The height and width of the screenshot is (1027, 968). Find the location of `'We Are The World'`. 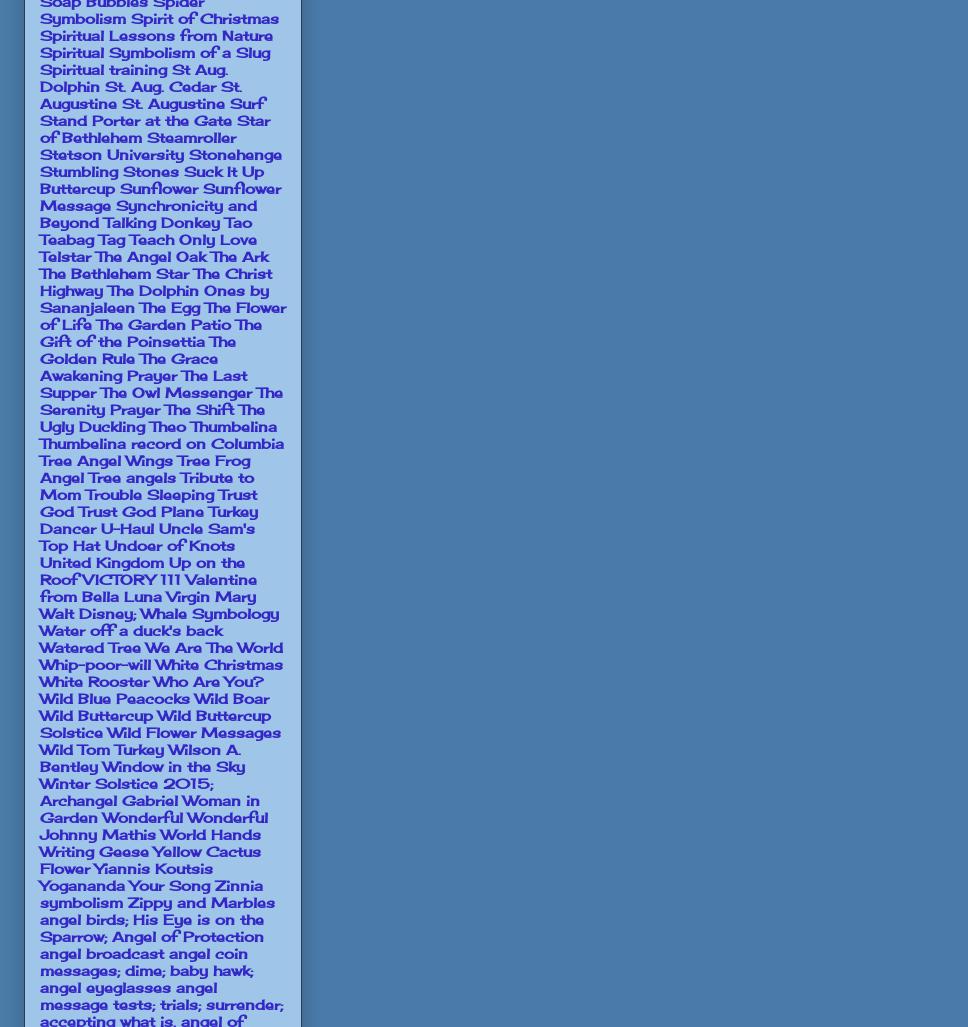

'We Are The World' is located at coordinates (144, 645).